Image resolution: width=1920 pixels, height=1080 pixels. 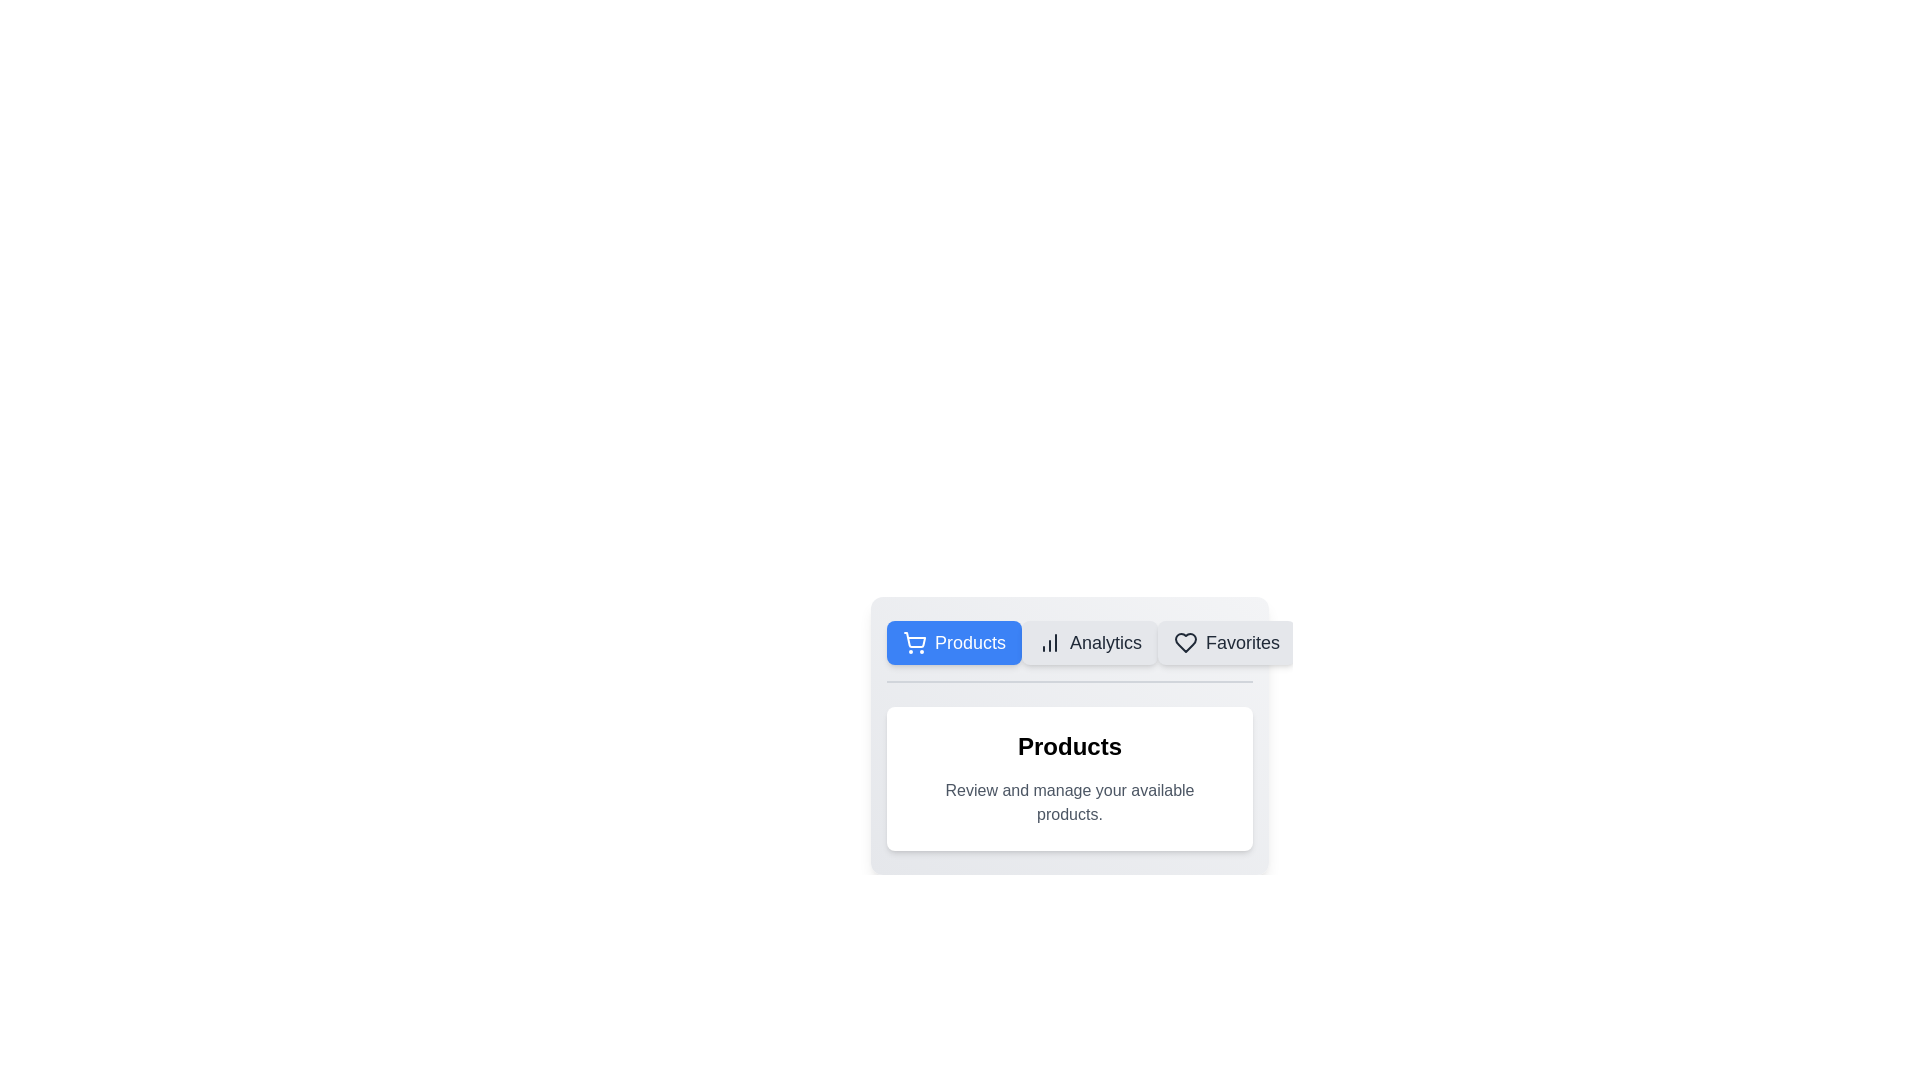 I want to click on the heart icon representing the 'Favorites' functionality located in the horizontal navigation menu, adjacent to the 'Favorites' text, so click(x=1185, y=643).